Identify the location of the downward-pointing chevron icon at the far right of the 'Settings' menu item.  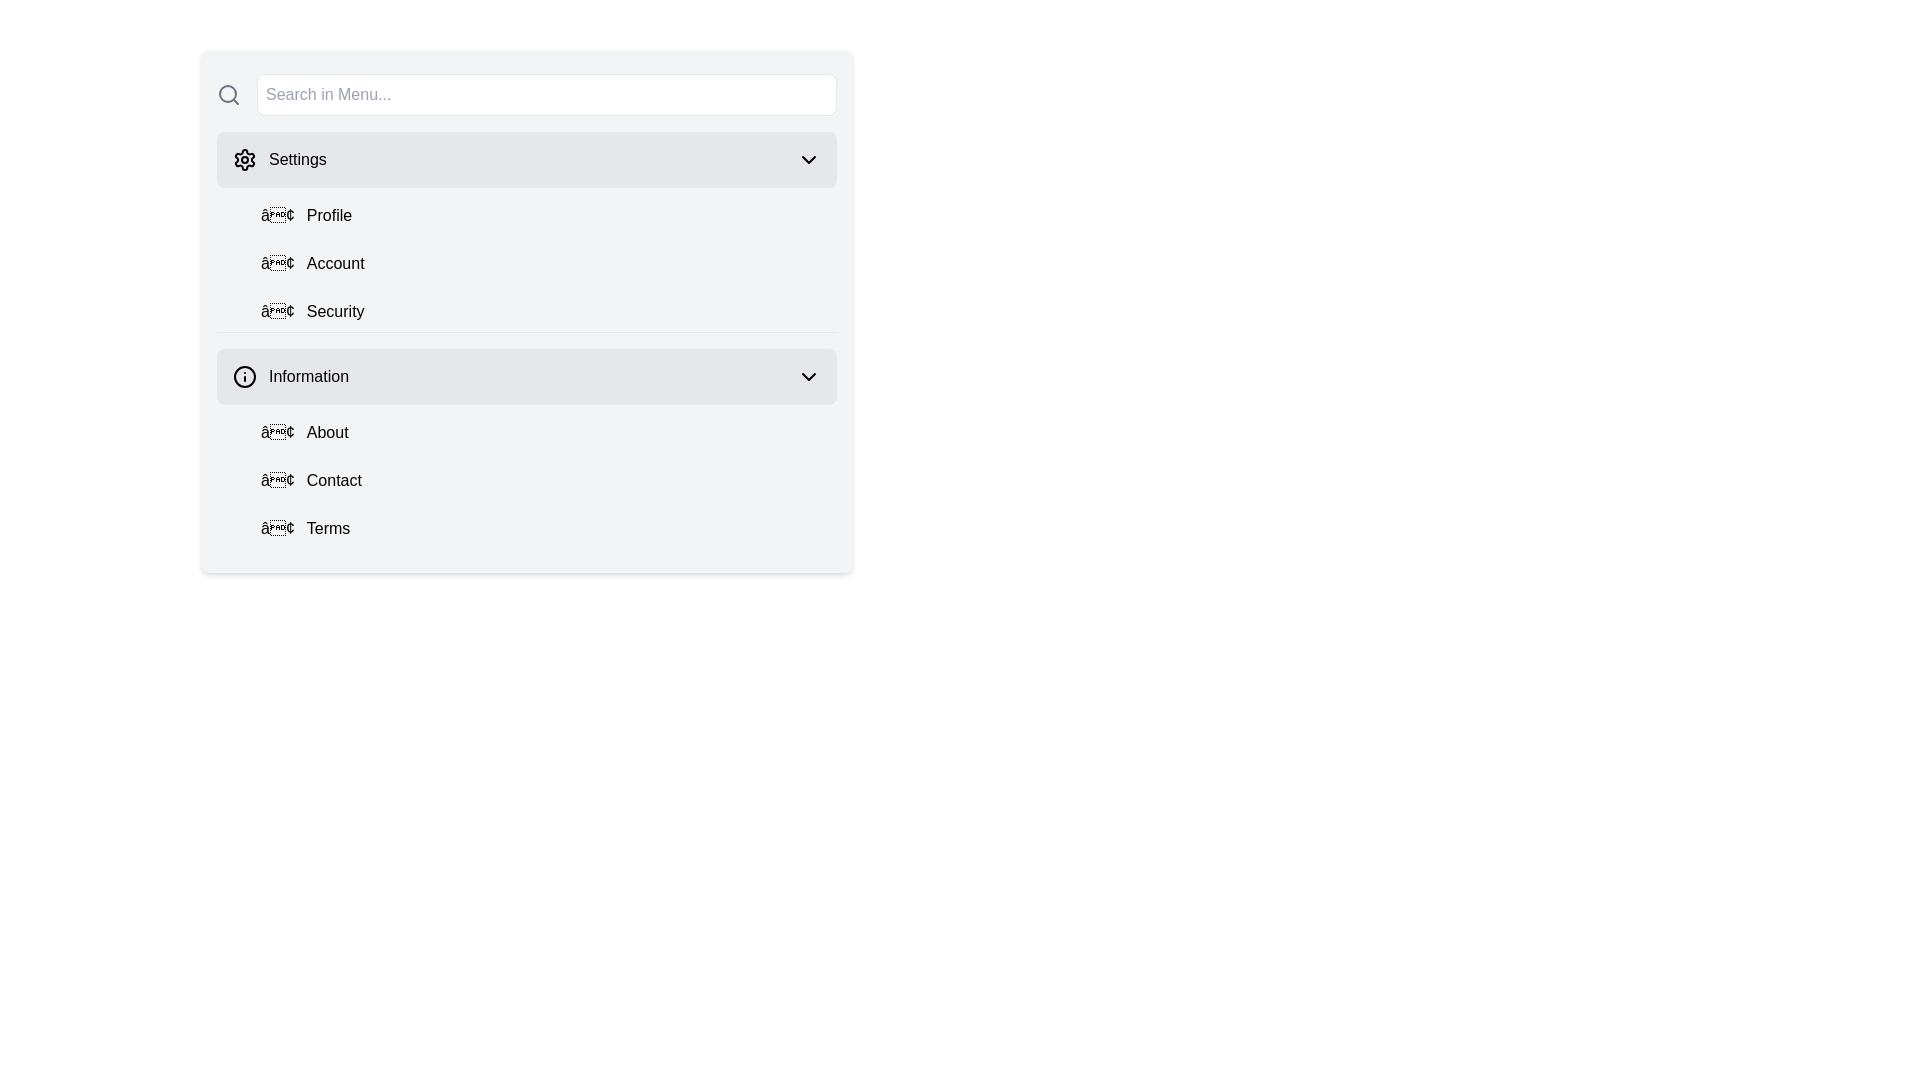
(809, 158).